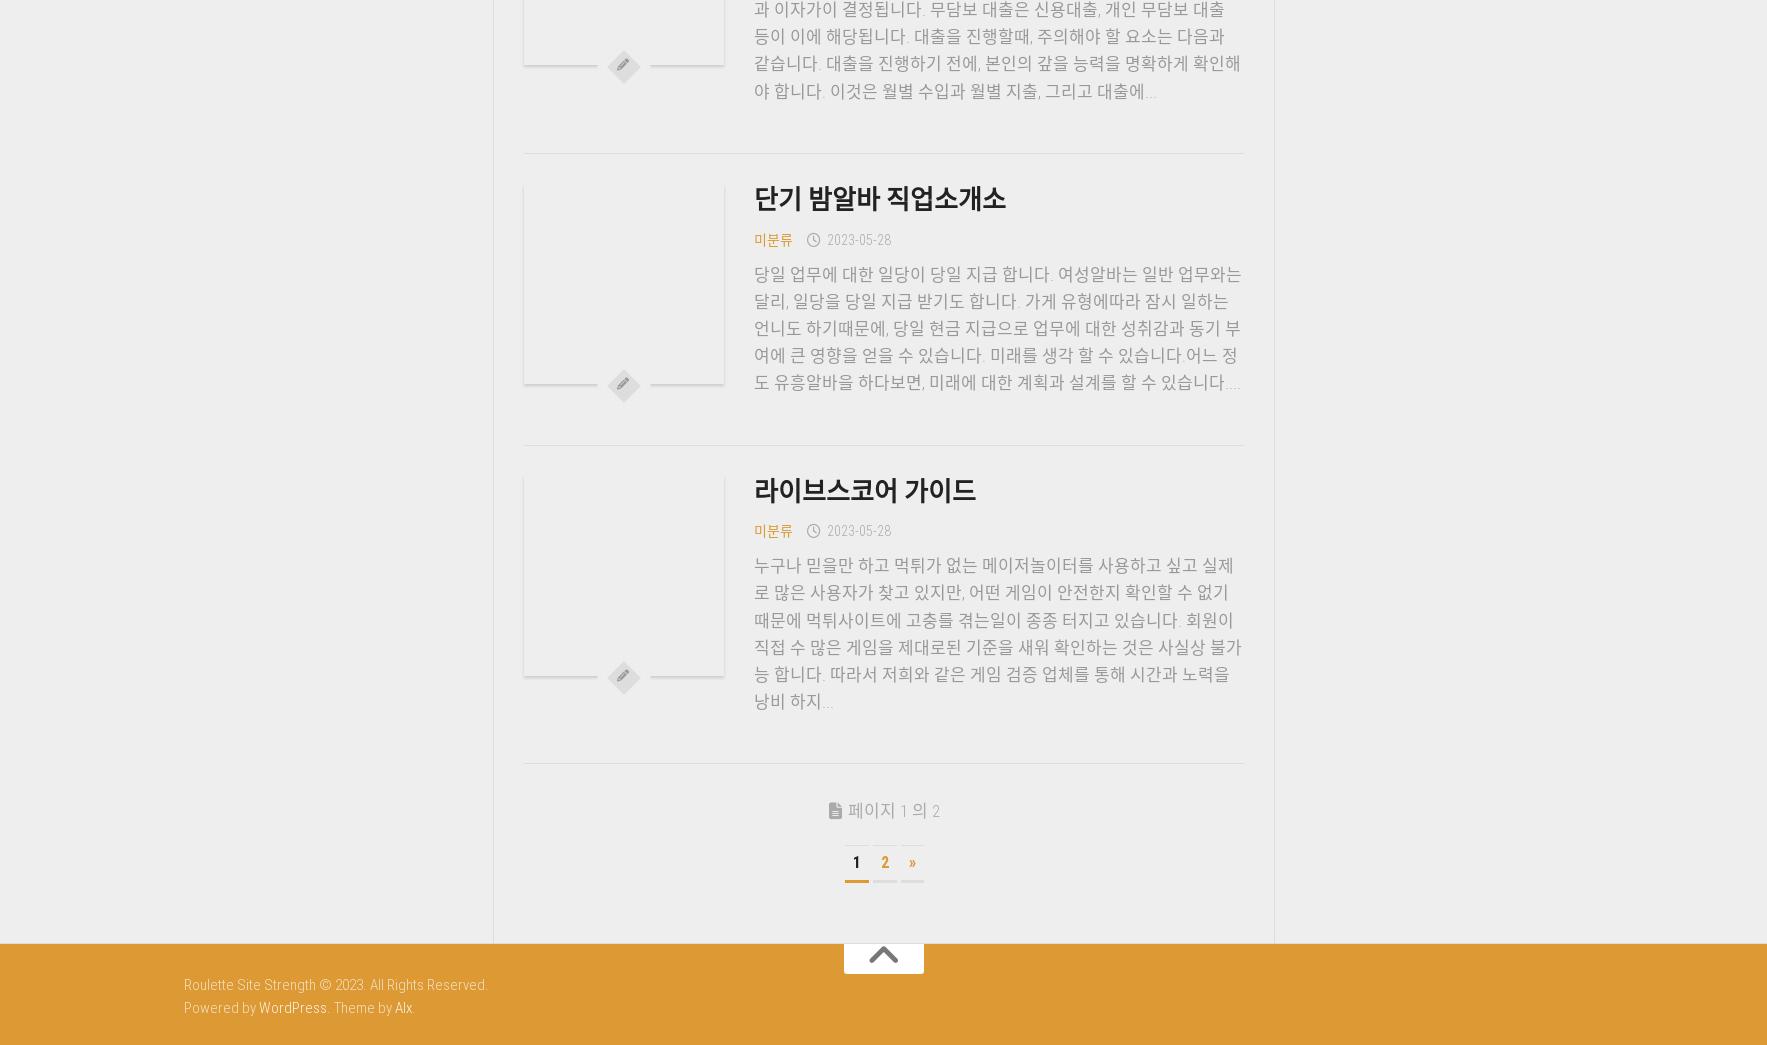  What do you see at coordinates (411, 1006) in the screenshot?
I see `'.'` at bounding box center [411, 1006].